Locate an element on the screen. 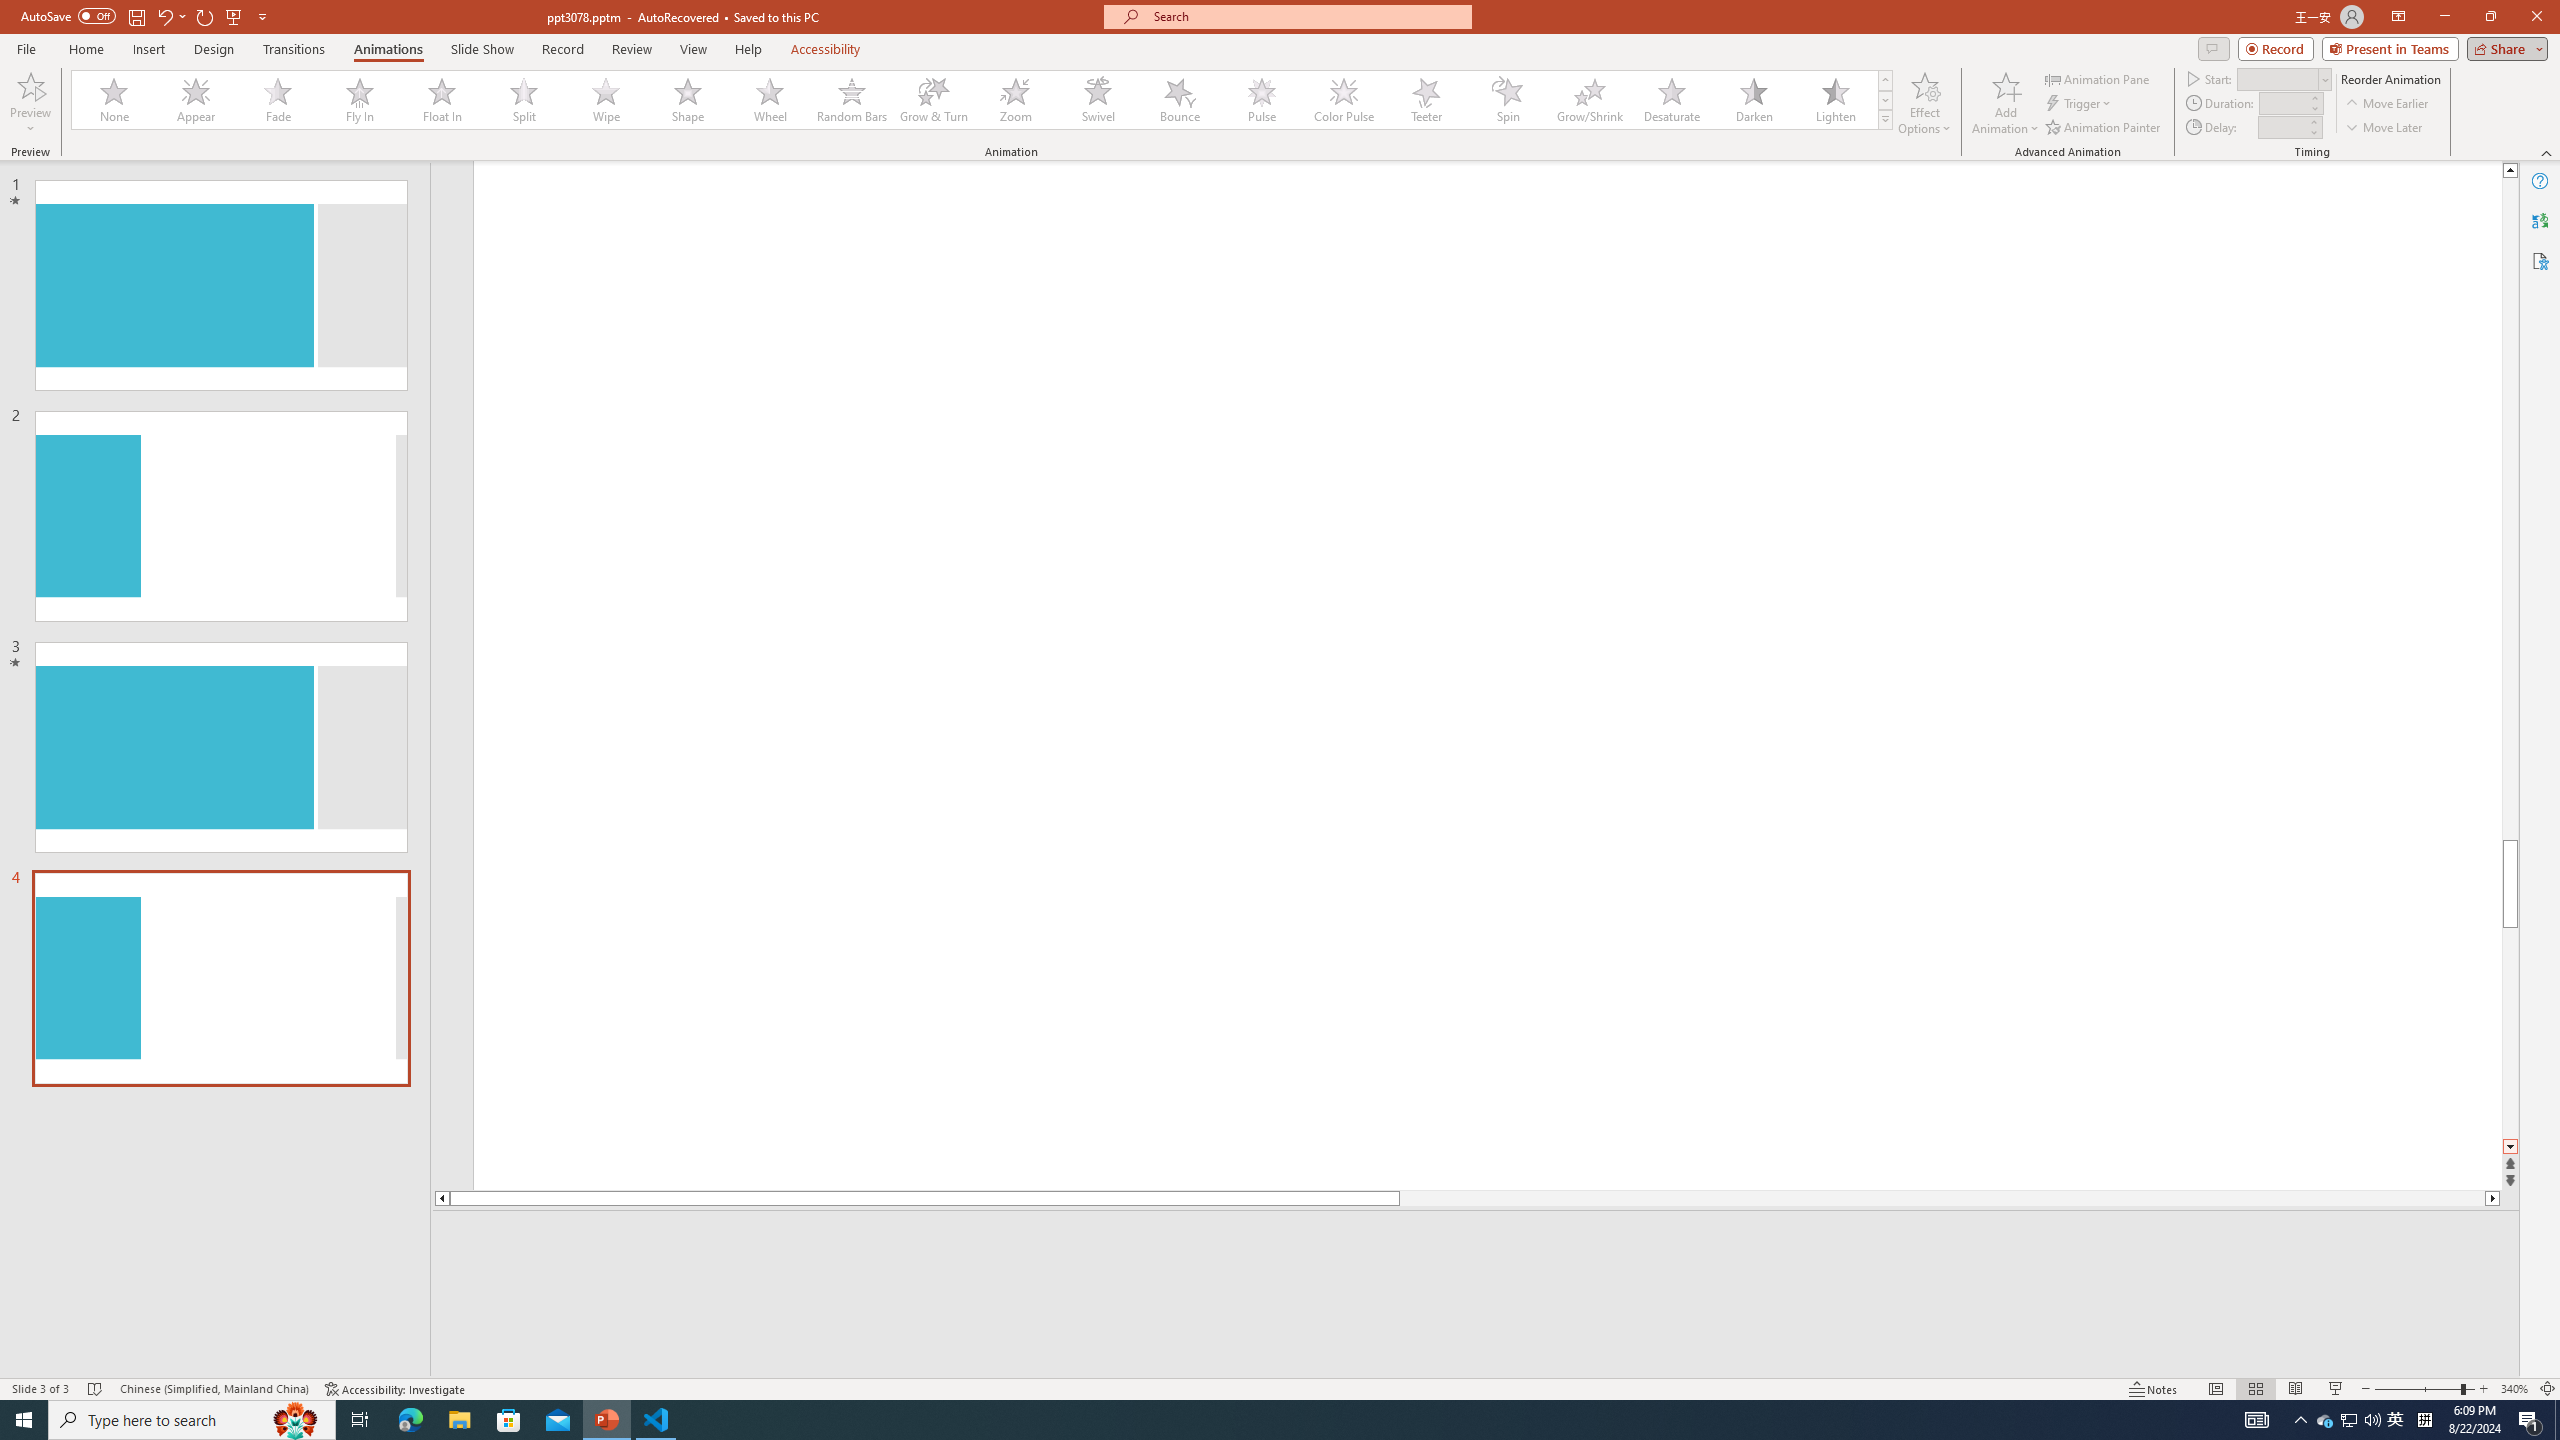  'Appear' is located at coordinates (196, 99).